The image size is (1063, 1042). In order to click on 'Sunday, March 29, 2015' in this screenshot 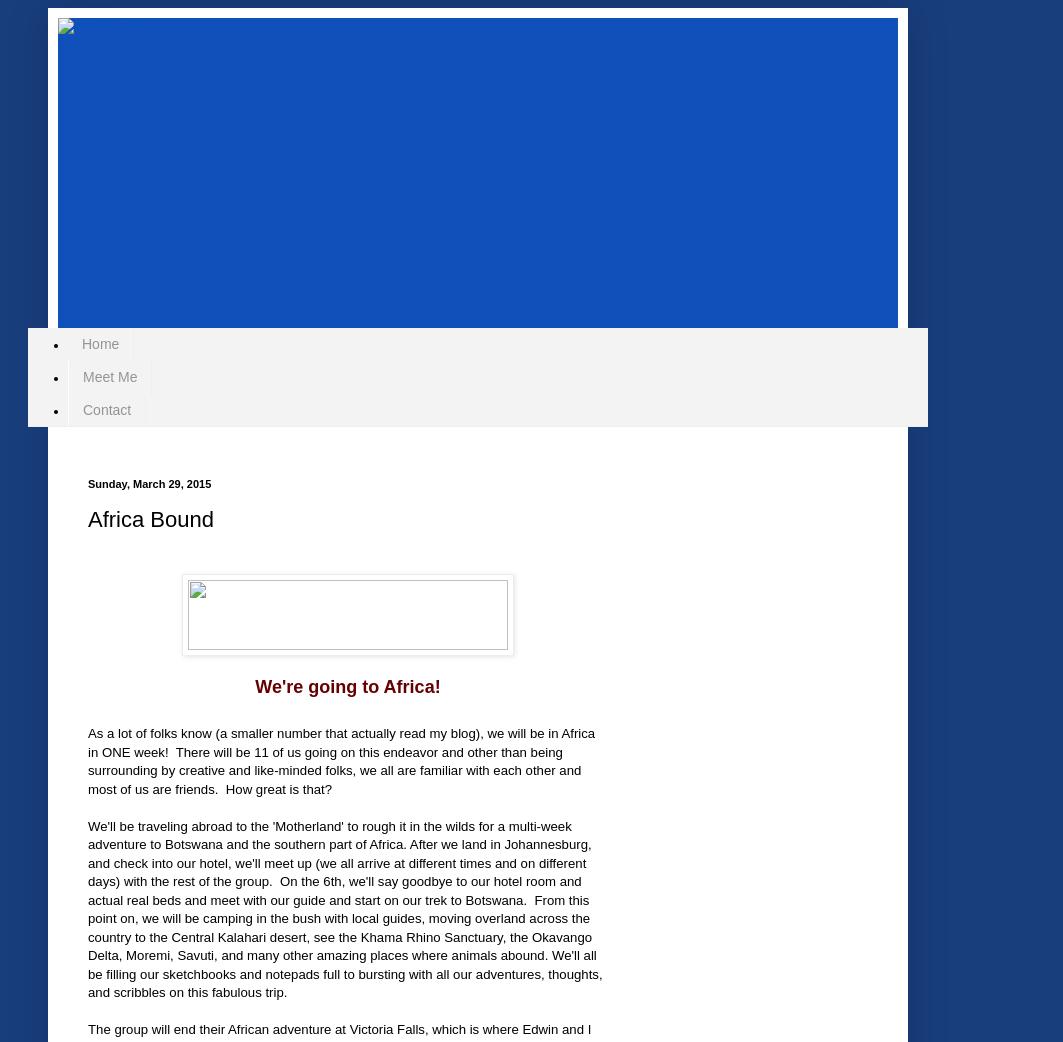, I will do `click(149, 484)`.